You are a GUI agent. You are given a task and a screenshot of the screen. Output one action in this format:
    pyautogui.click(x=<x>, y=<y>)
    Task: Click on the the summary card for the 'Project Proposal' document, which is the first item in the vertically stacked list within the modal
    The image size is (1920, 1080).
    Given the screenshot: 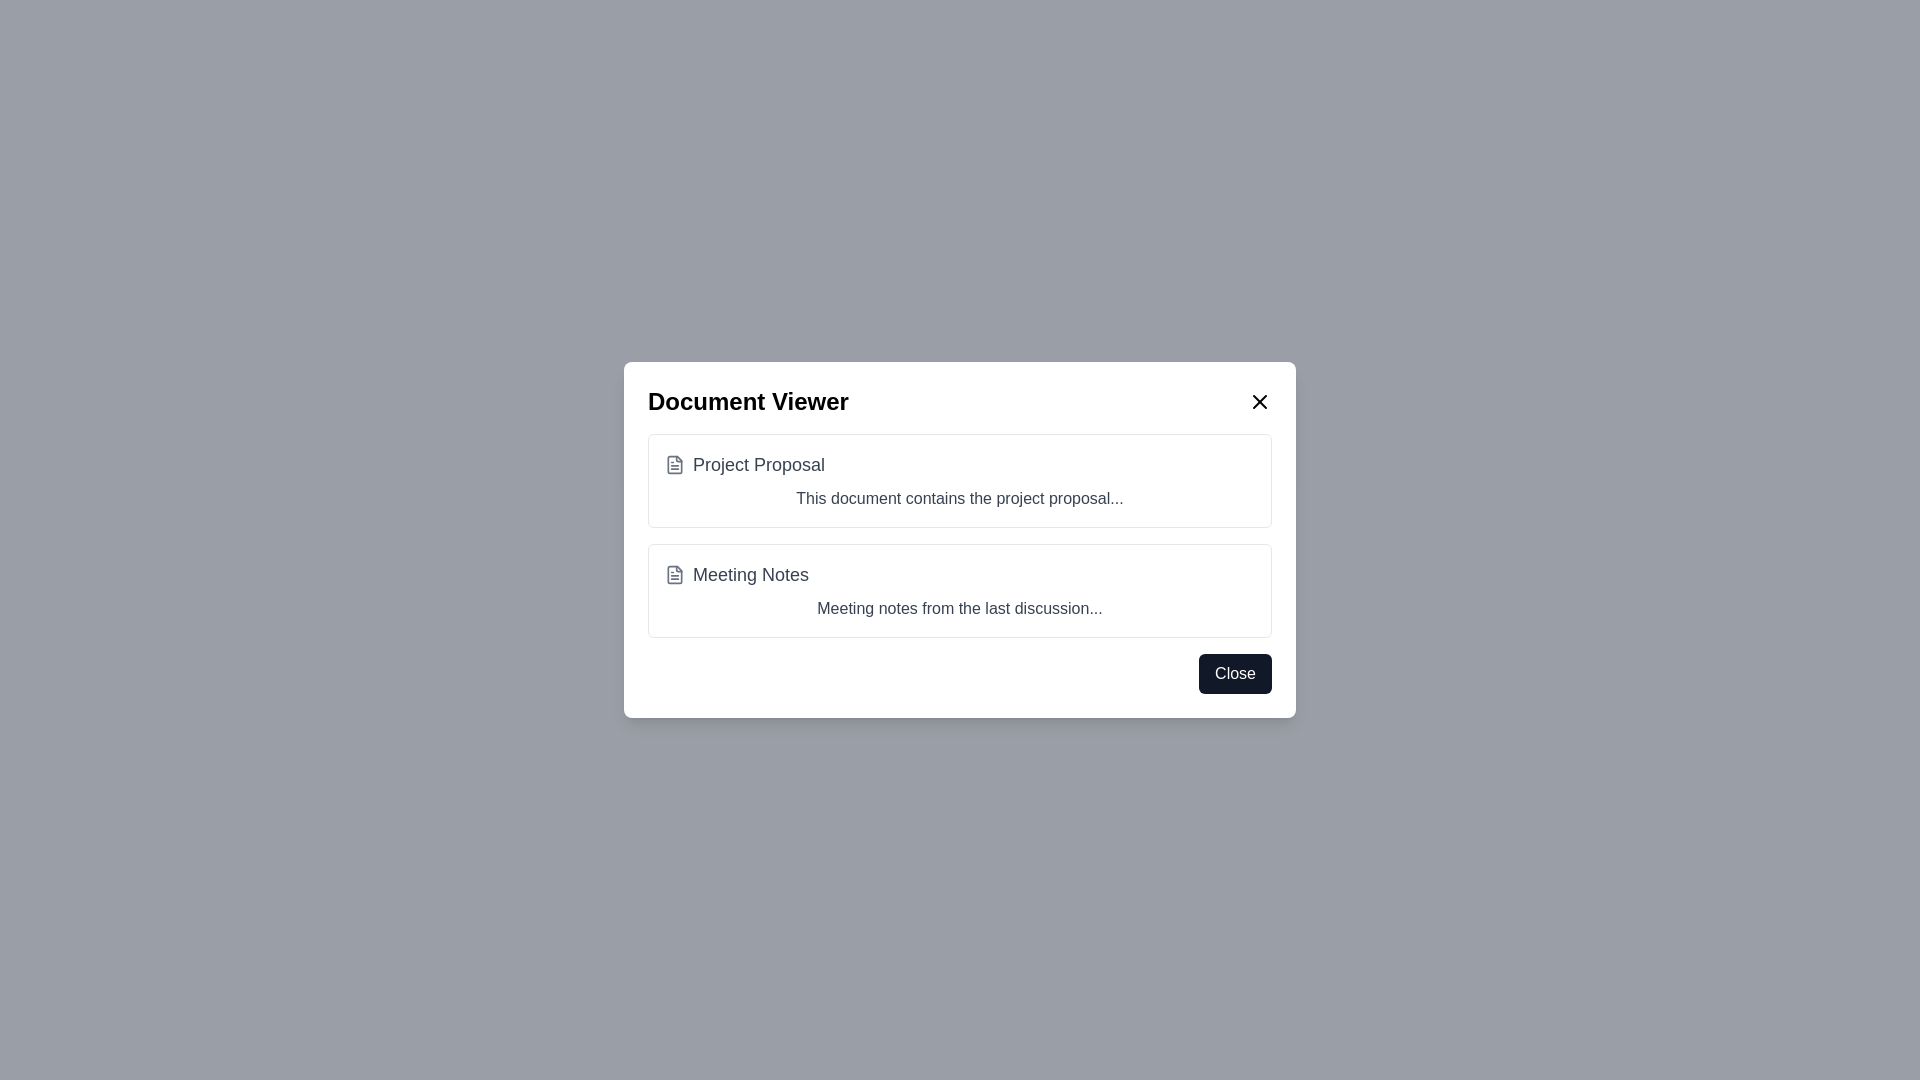 What is the action you would take?
    pyautogui.click(x=960, y=481)
    